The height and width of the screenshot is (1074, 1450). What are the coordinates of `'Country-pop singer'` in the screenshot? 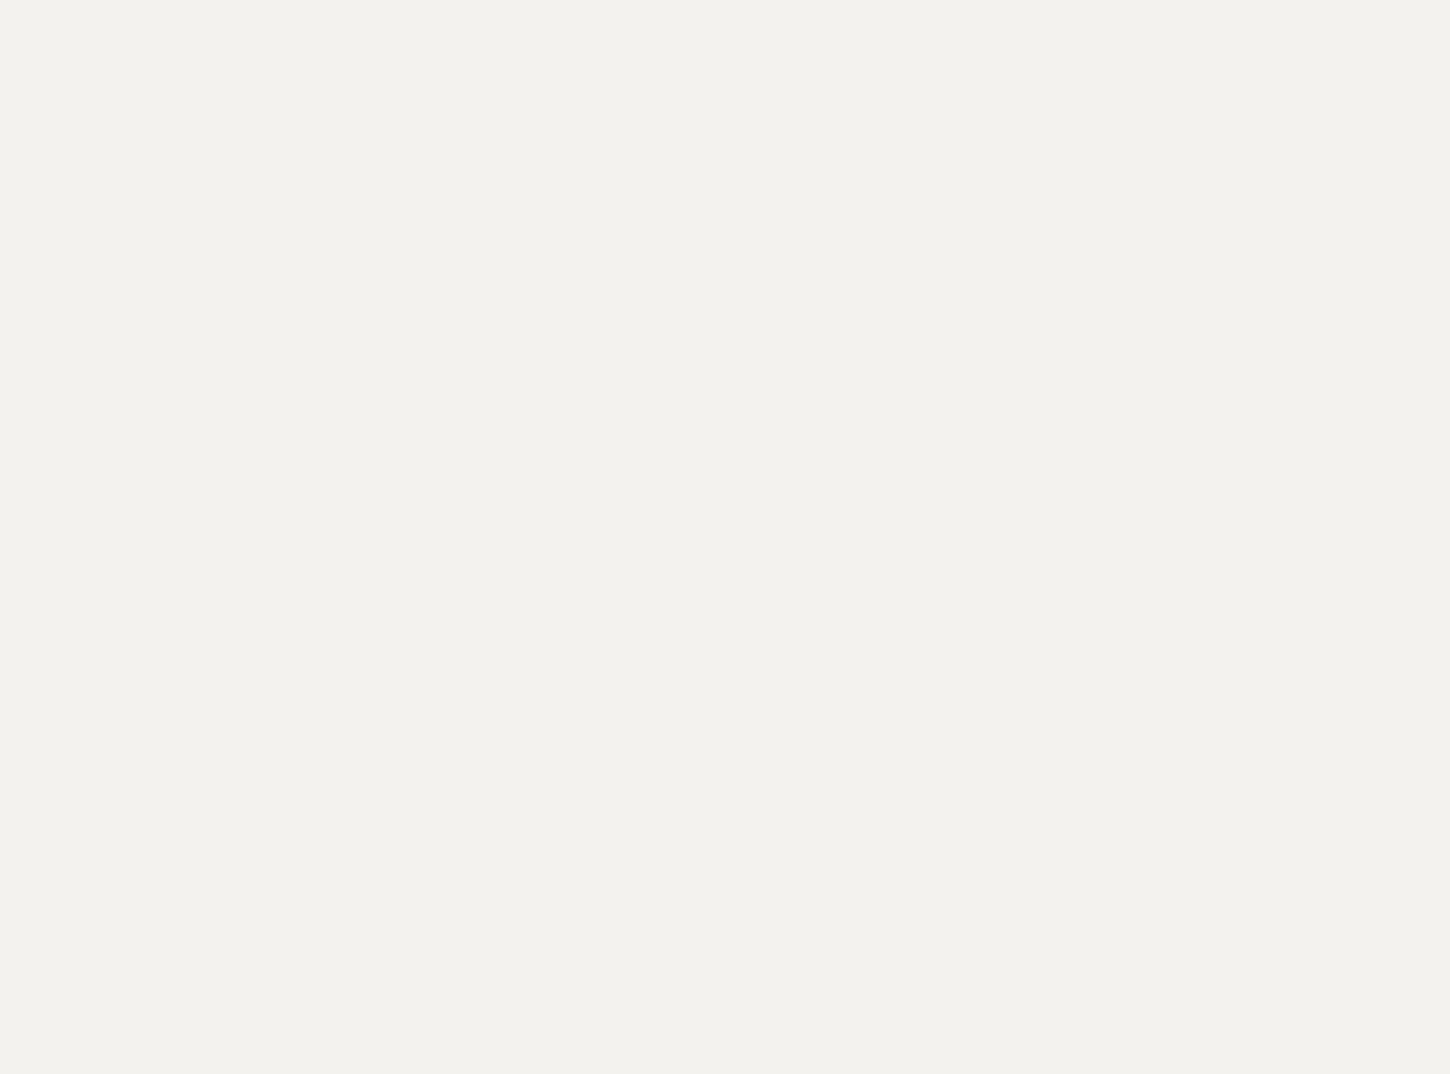 It's located at (455, 771).